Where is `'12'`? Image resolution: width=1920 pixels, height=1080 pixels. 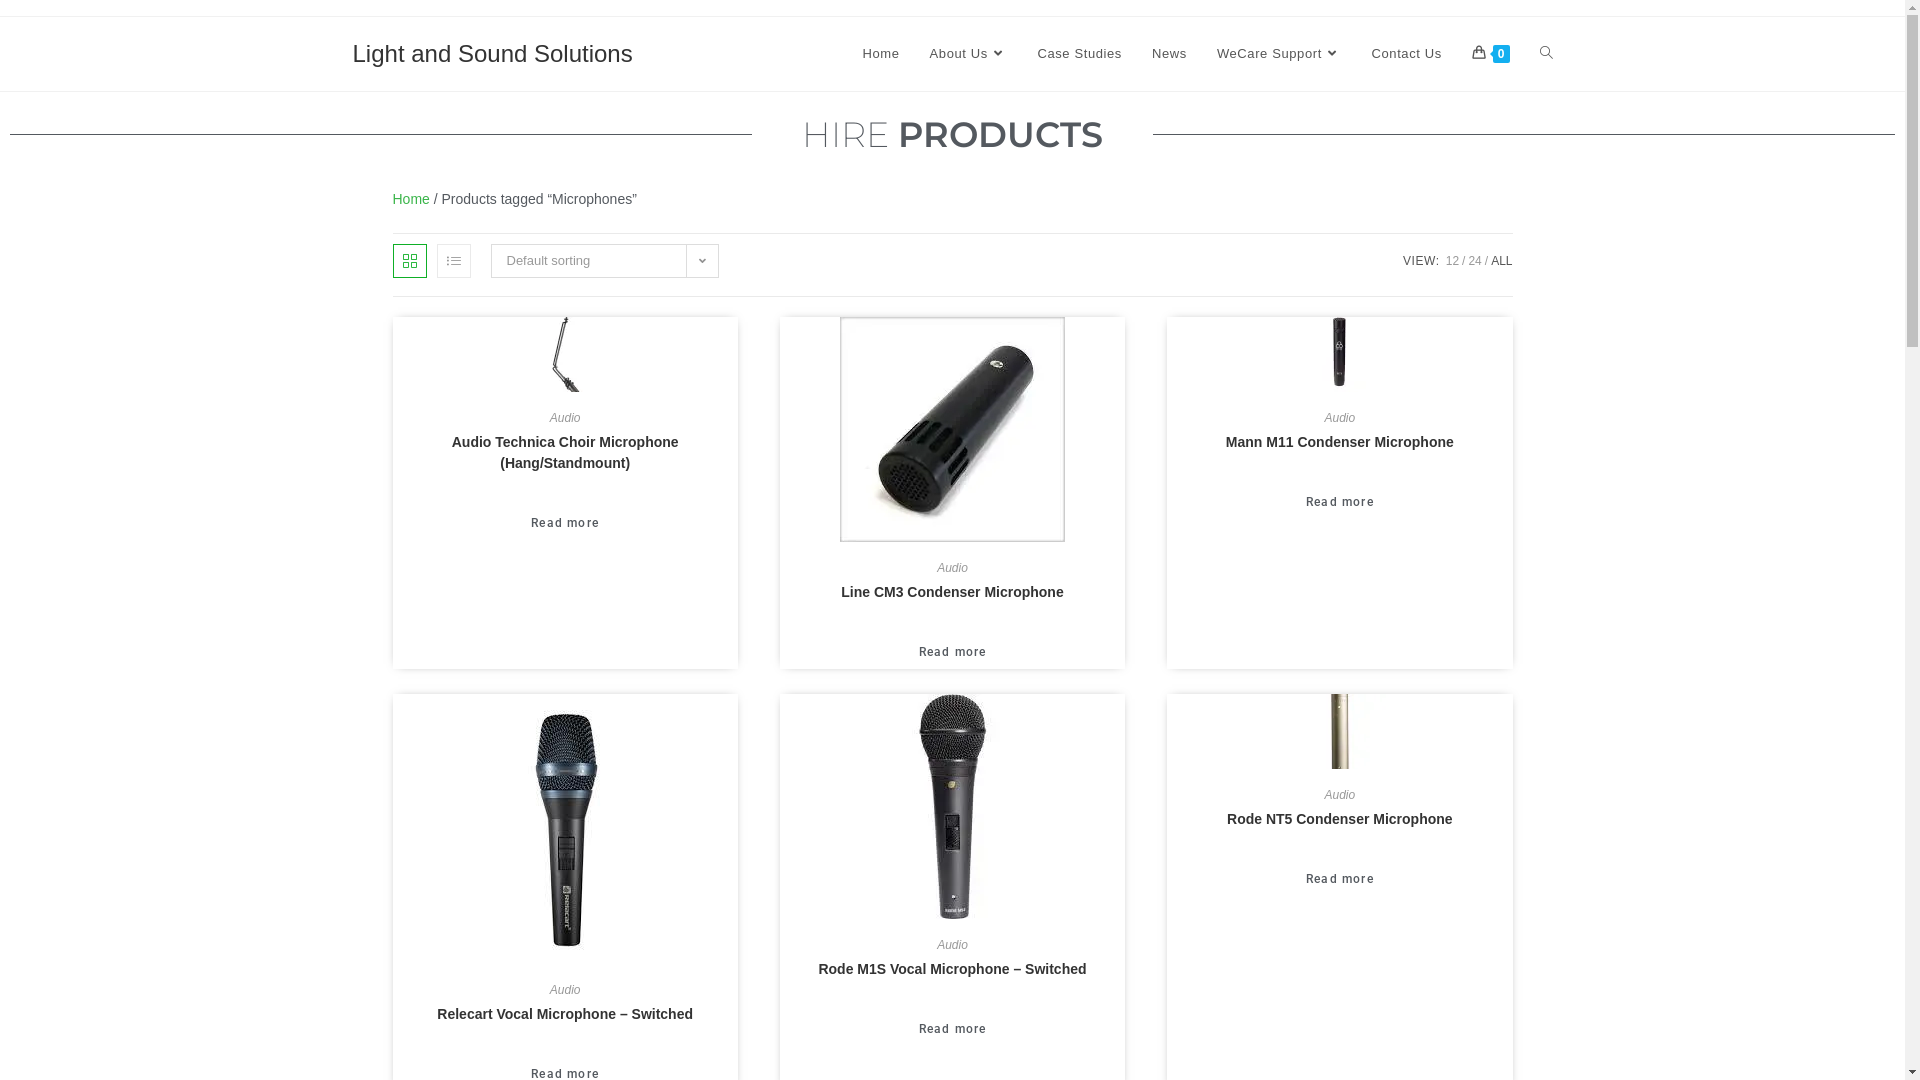
'12' is located at coordinates (1452, 260).